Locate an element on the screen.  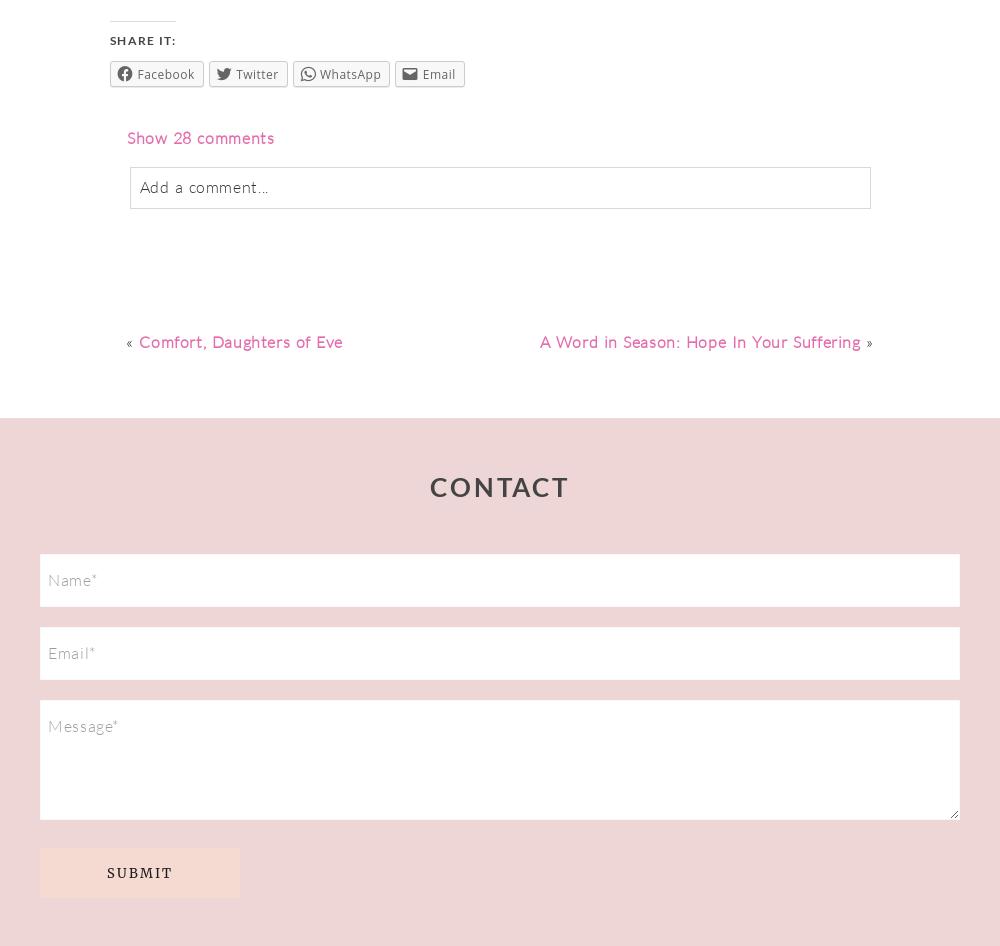
'Post Comment' is located at coordinates (142, 349).